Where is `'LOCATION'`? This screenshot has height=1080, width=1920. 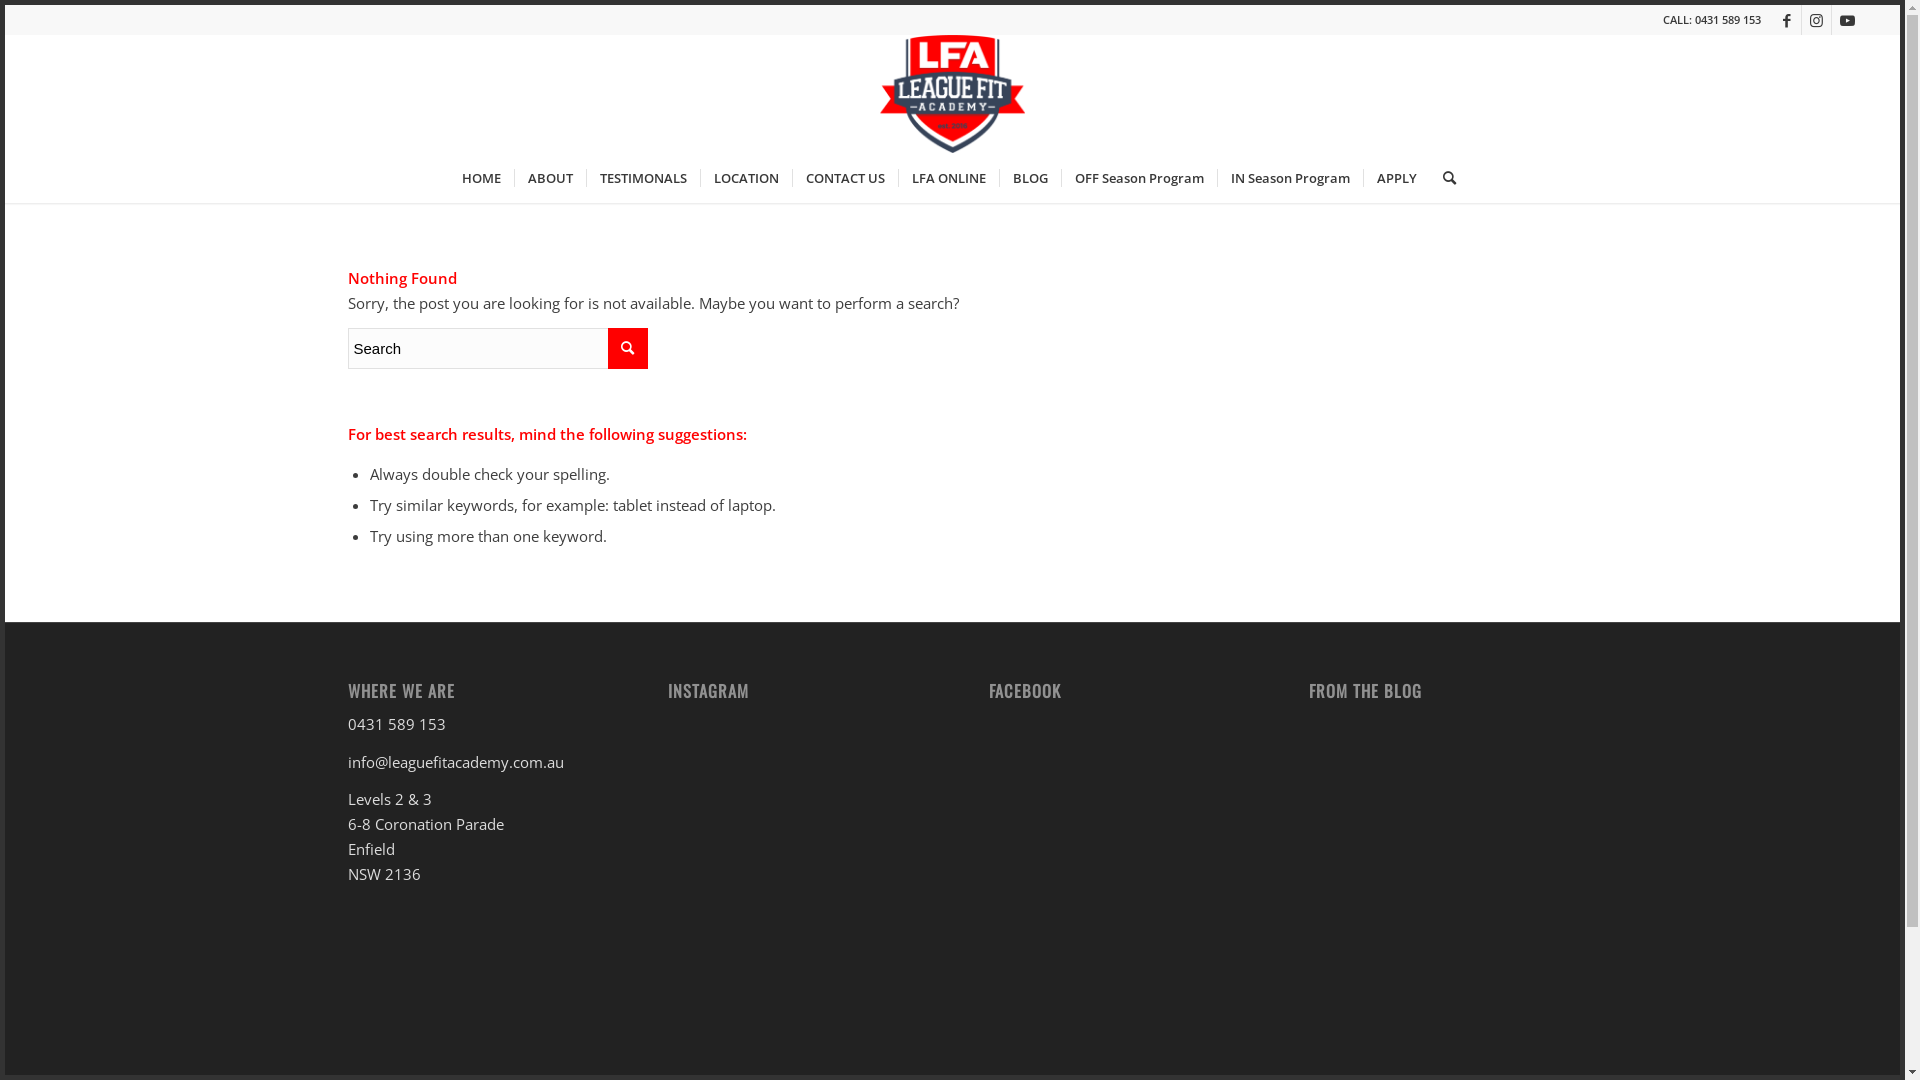
'LOCATION' is located at coordinates (744, 176).